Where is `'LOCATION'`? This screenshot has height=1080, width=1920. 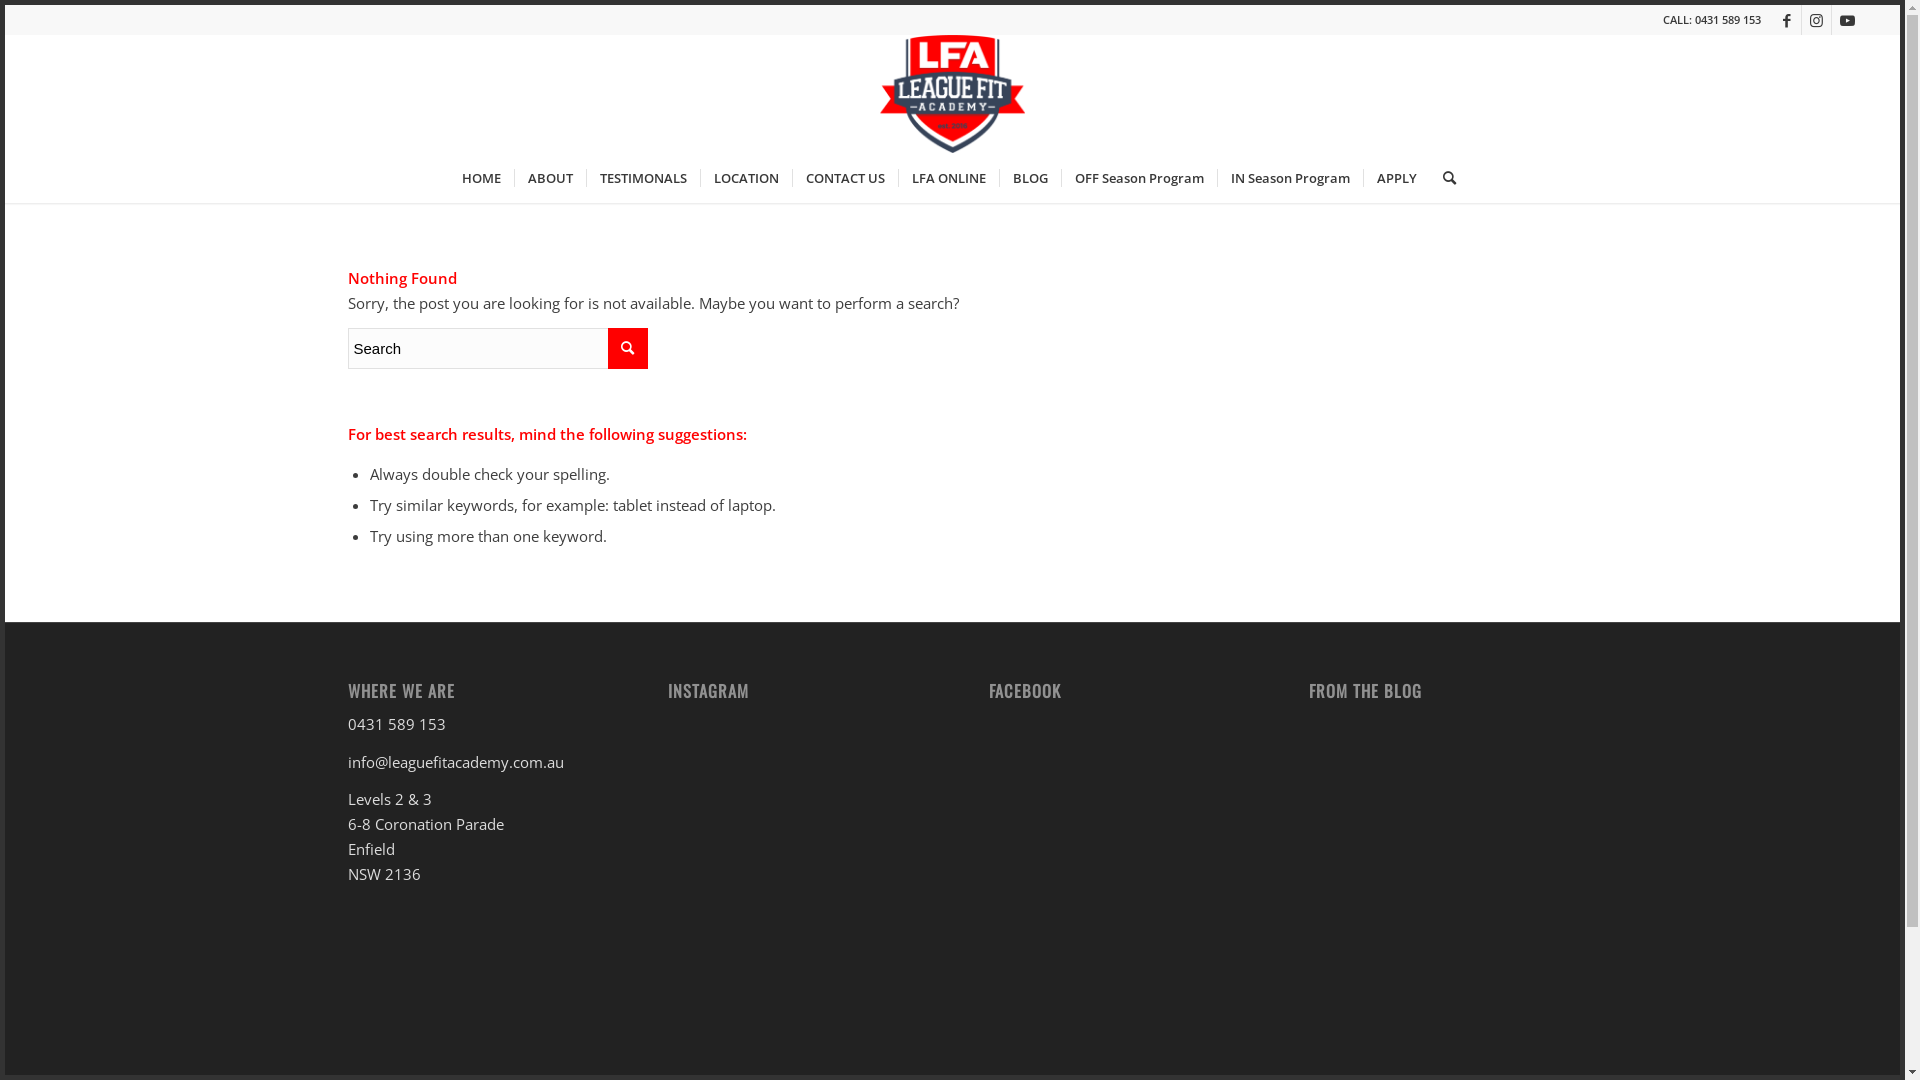
'LOCATION' is located at coordinates (744, 176).